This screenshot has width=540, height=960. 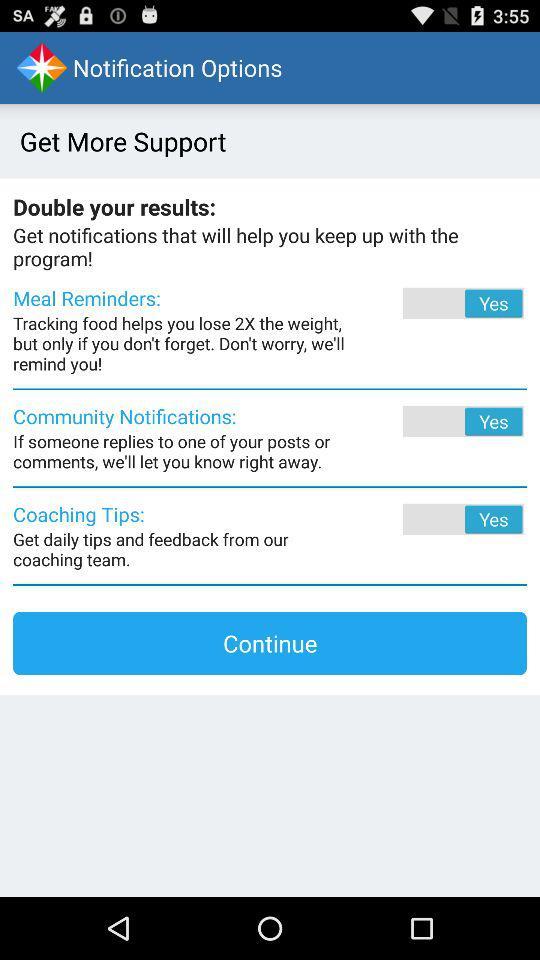 What do you see at coordinates (435, 303) in the screenshot?
I see `the icon next to meal reminders:` at bounding box center [435, 303].